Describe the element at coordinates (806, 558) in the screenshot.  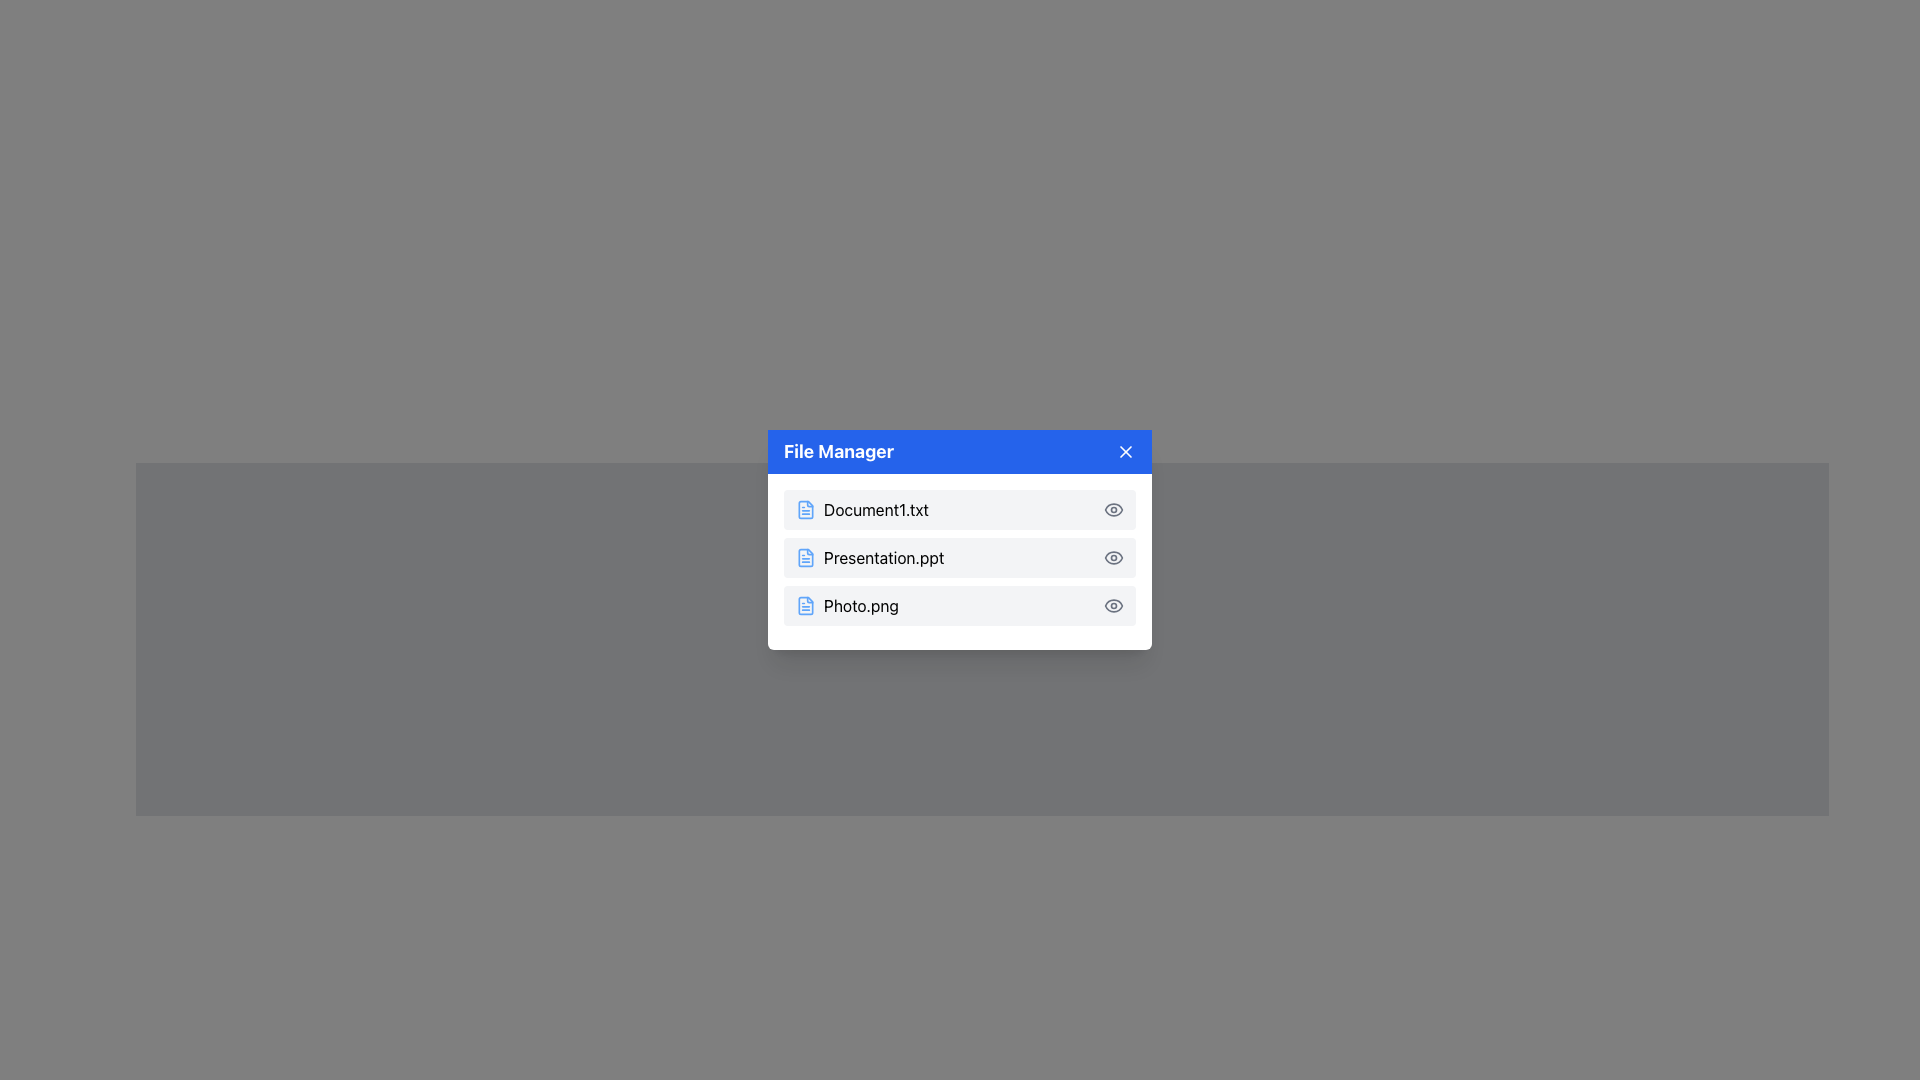
I see `the file representation icon for the document named 'Presentation.ppt', located in the second row of the file list, positioned on the left side of the row` at that location.